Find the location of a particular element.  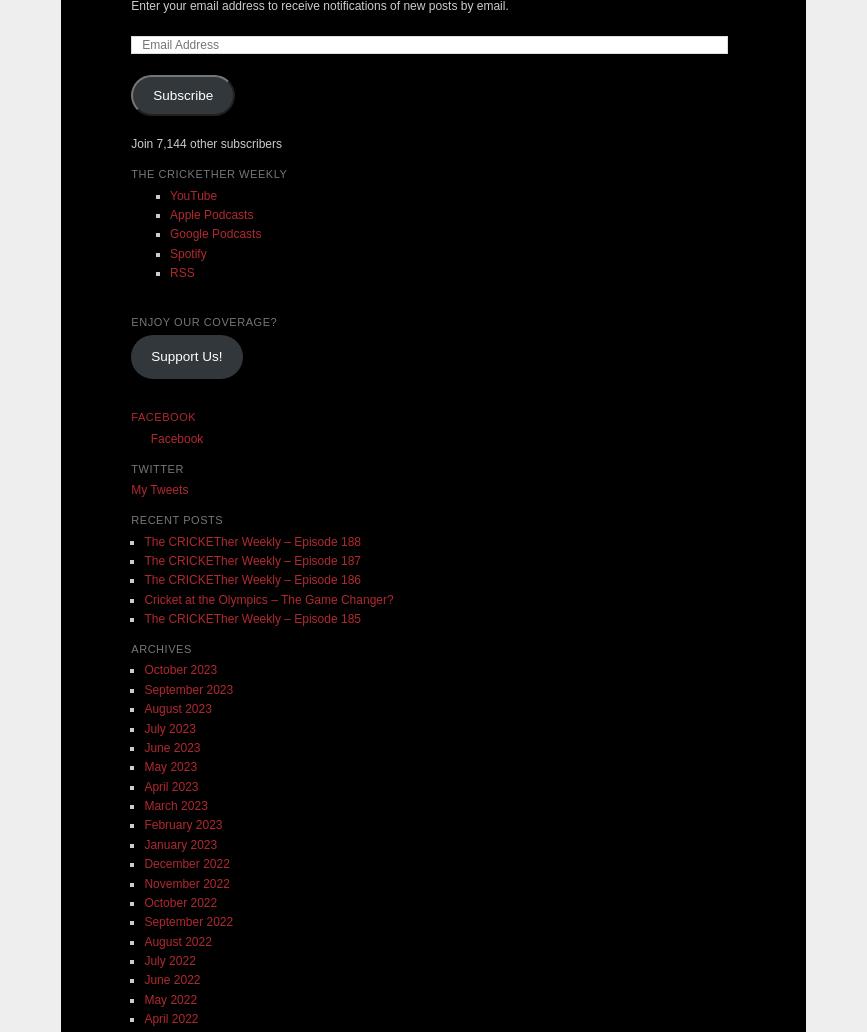

'May 2022' is located at coordinates (170, 997).